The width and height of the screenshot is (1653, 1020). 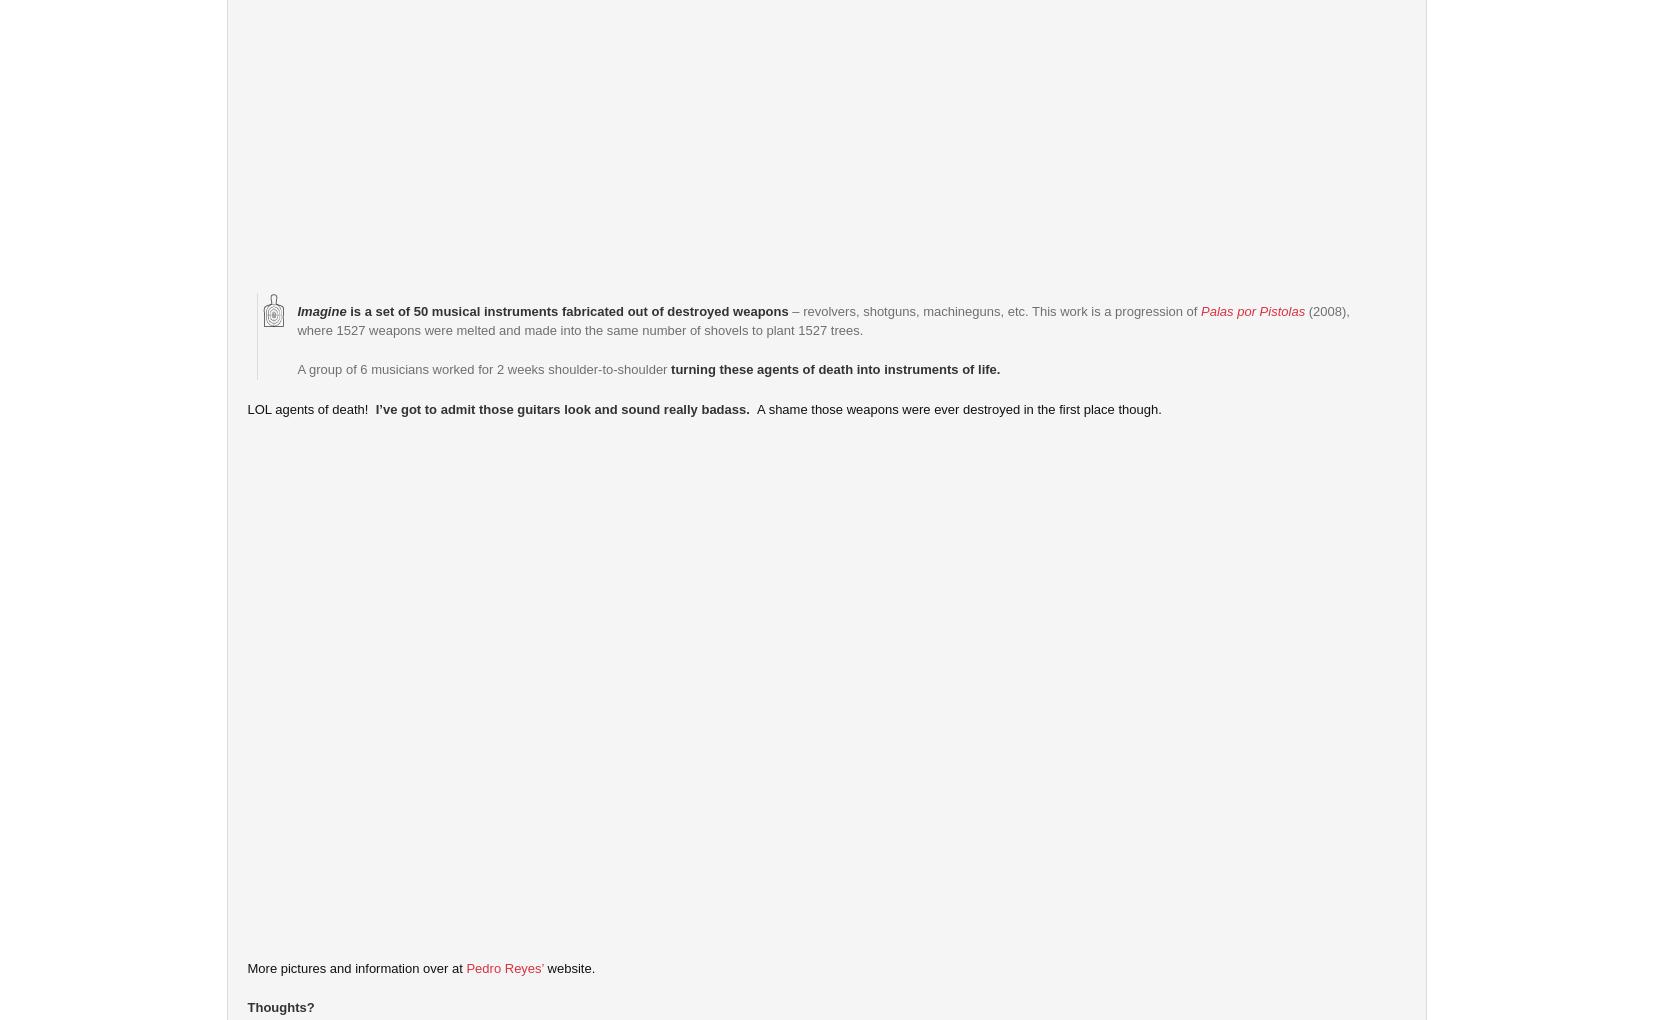 I want to click on 'A group of 6 musicians worked for 2 weeks shoulder-to-shoulder', so click(x=482, y=368).